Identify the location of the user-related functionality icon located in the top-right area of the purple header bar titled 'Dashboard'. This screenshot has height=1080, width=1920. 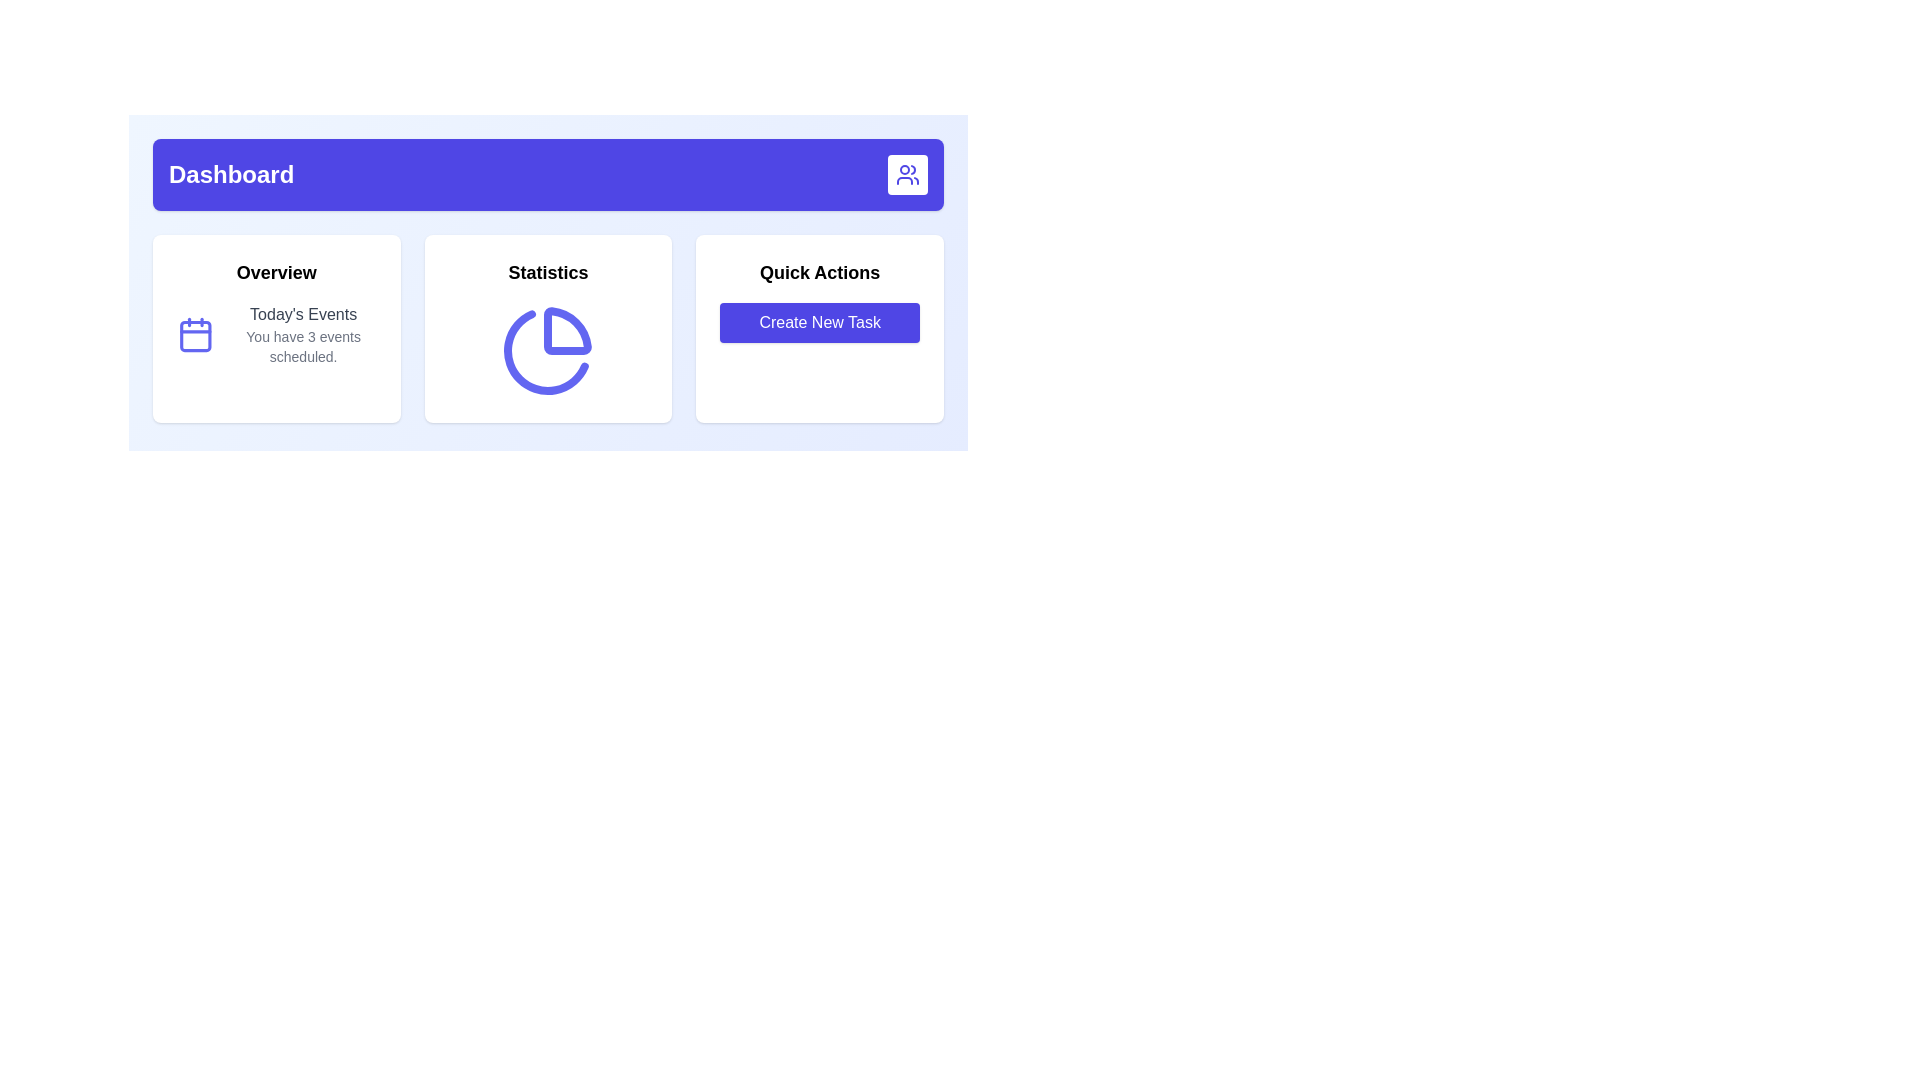
(906, 173).